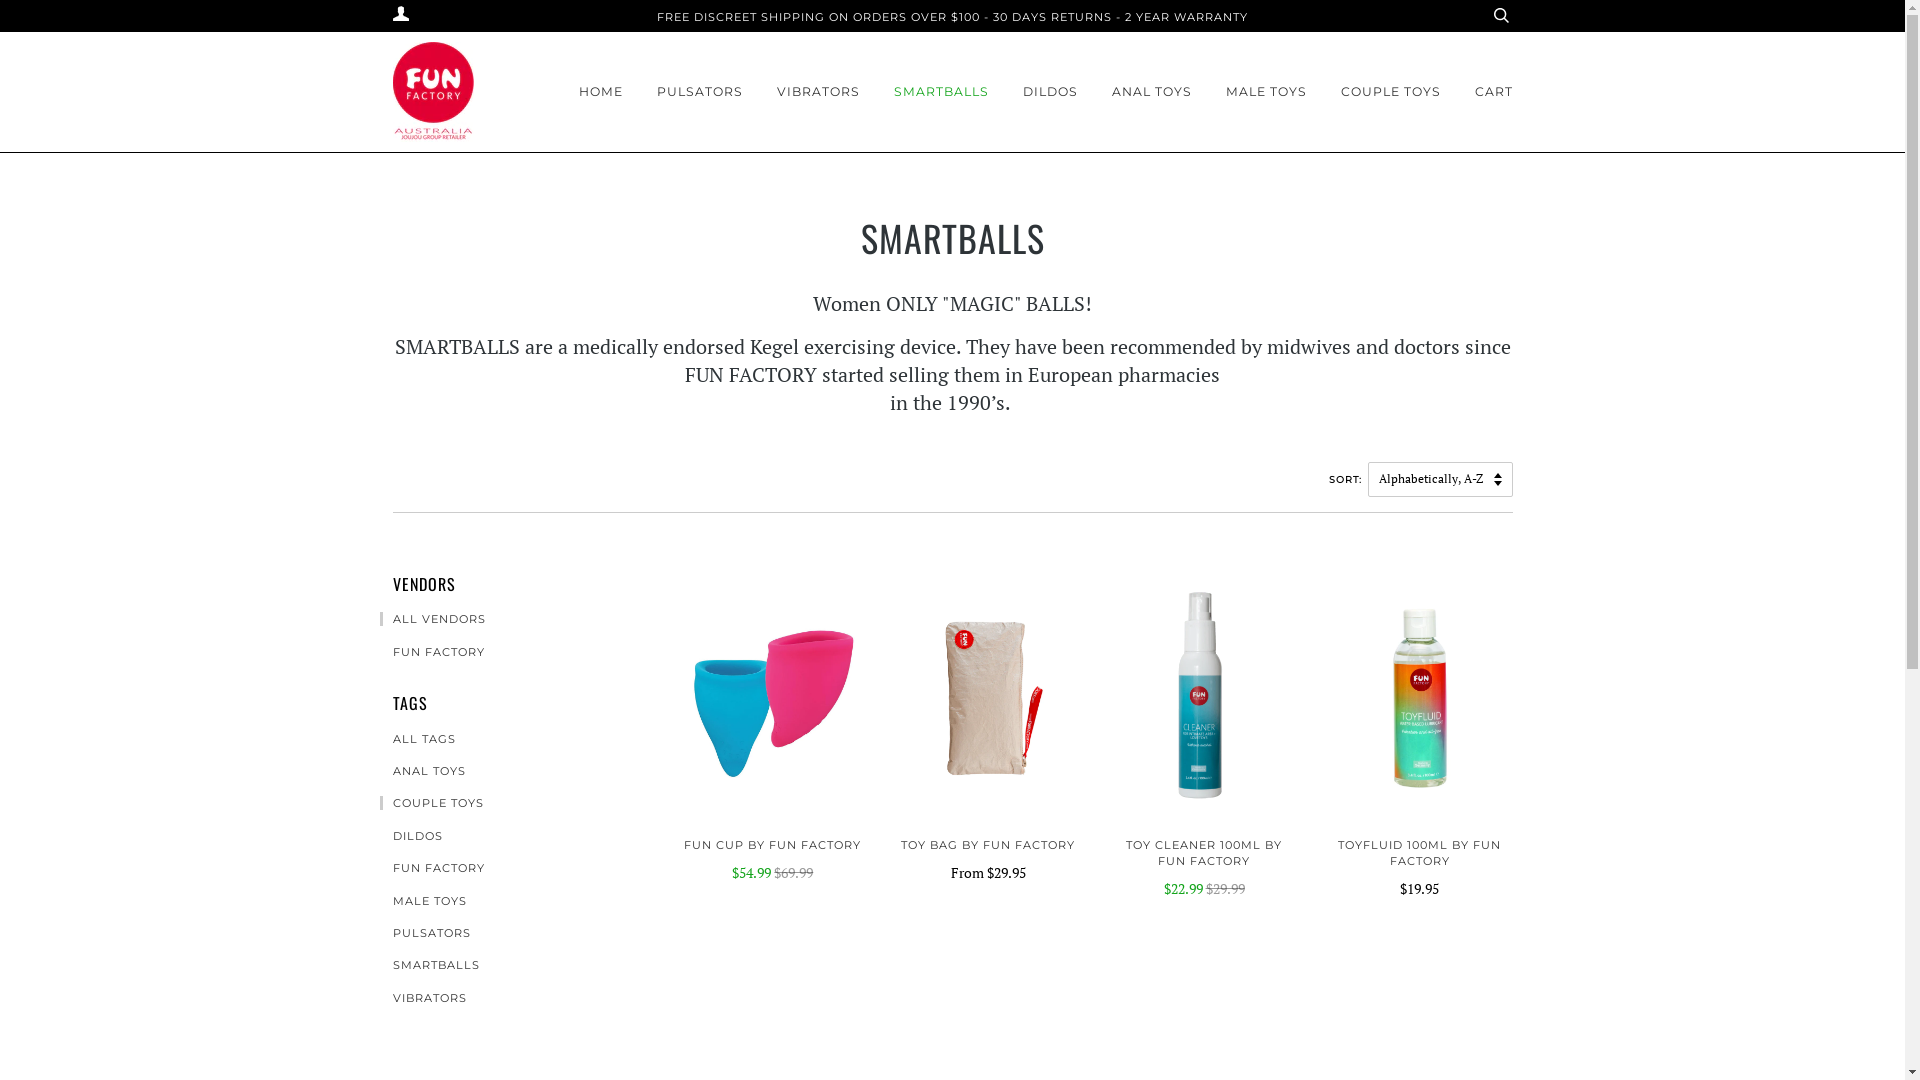  Describe the element at coordinates (422, 901) in the screenshot. I see `'MALE TOYS'` at that location.